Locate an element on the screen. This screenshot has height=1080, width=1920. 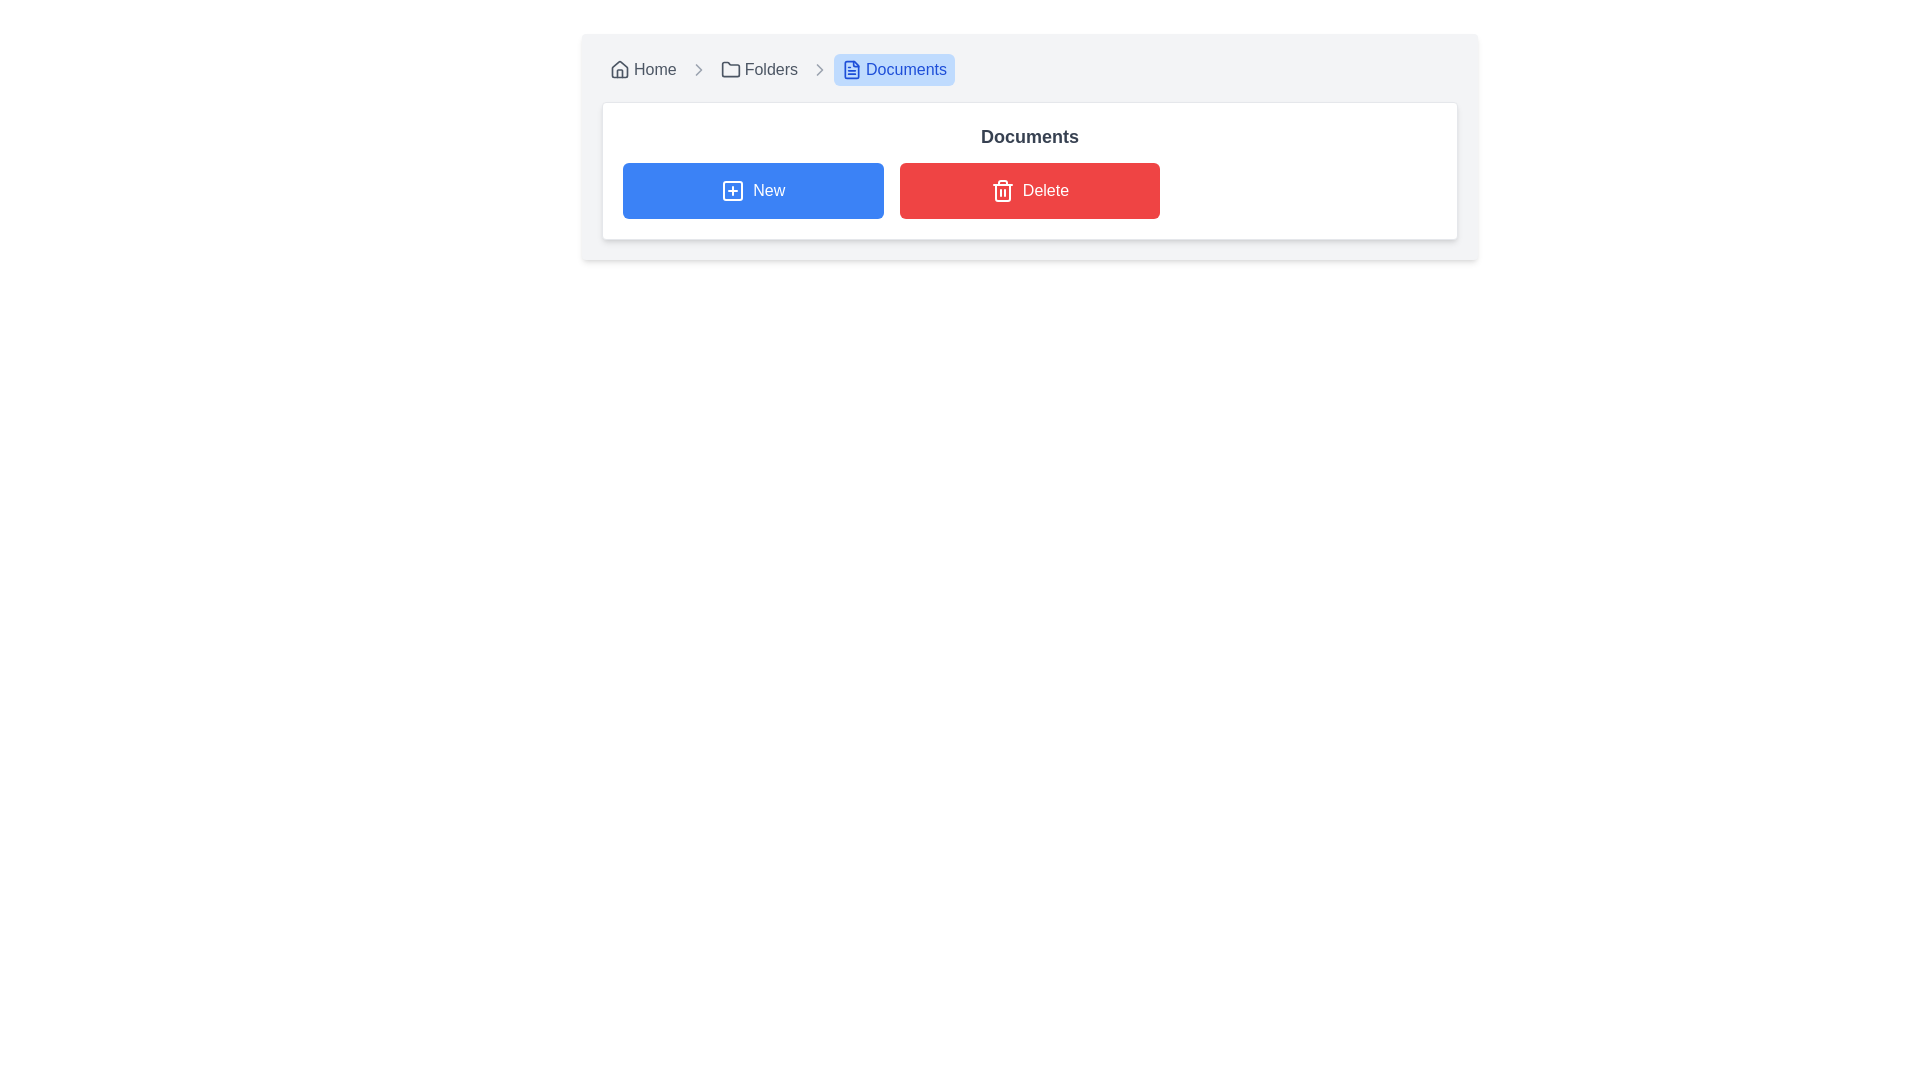
the blue button labeled 'New' which contains a plus sign icon in the center, located on the left side of a two-button group in the upper left area of the main content card labeled 'Documents' is located at coordinates (732, 191).